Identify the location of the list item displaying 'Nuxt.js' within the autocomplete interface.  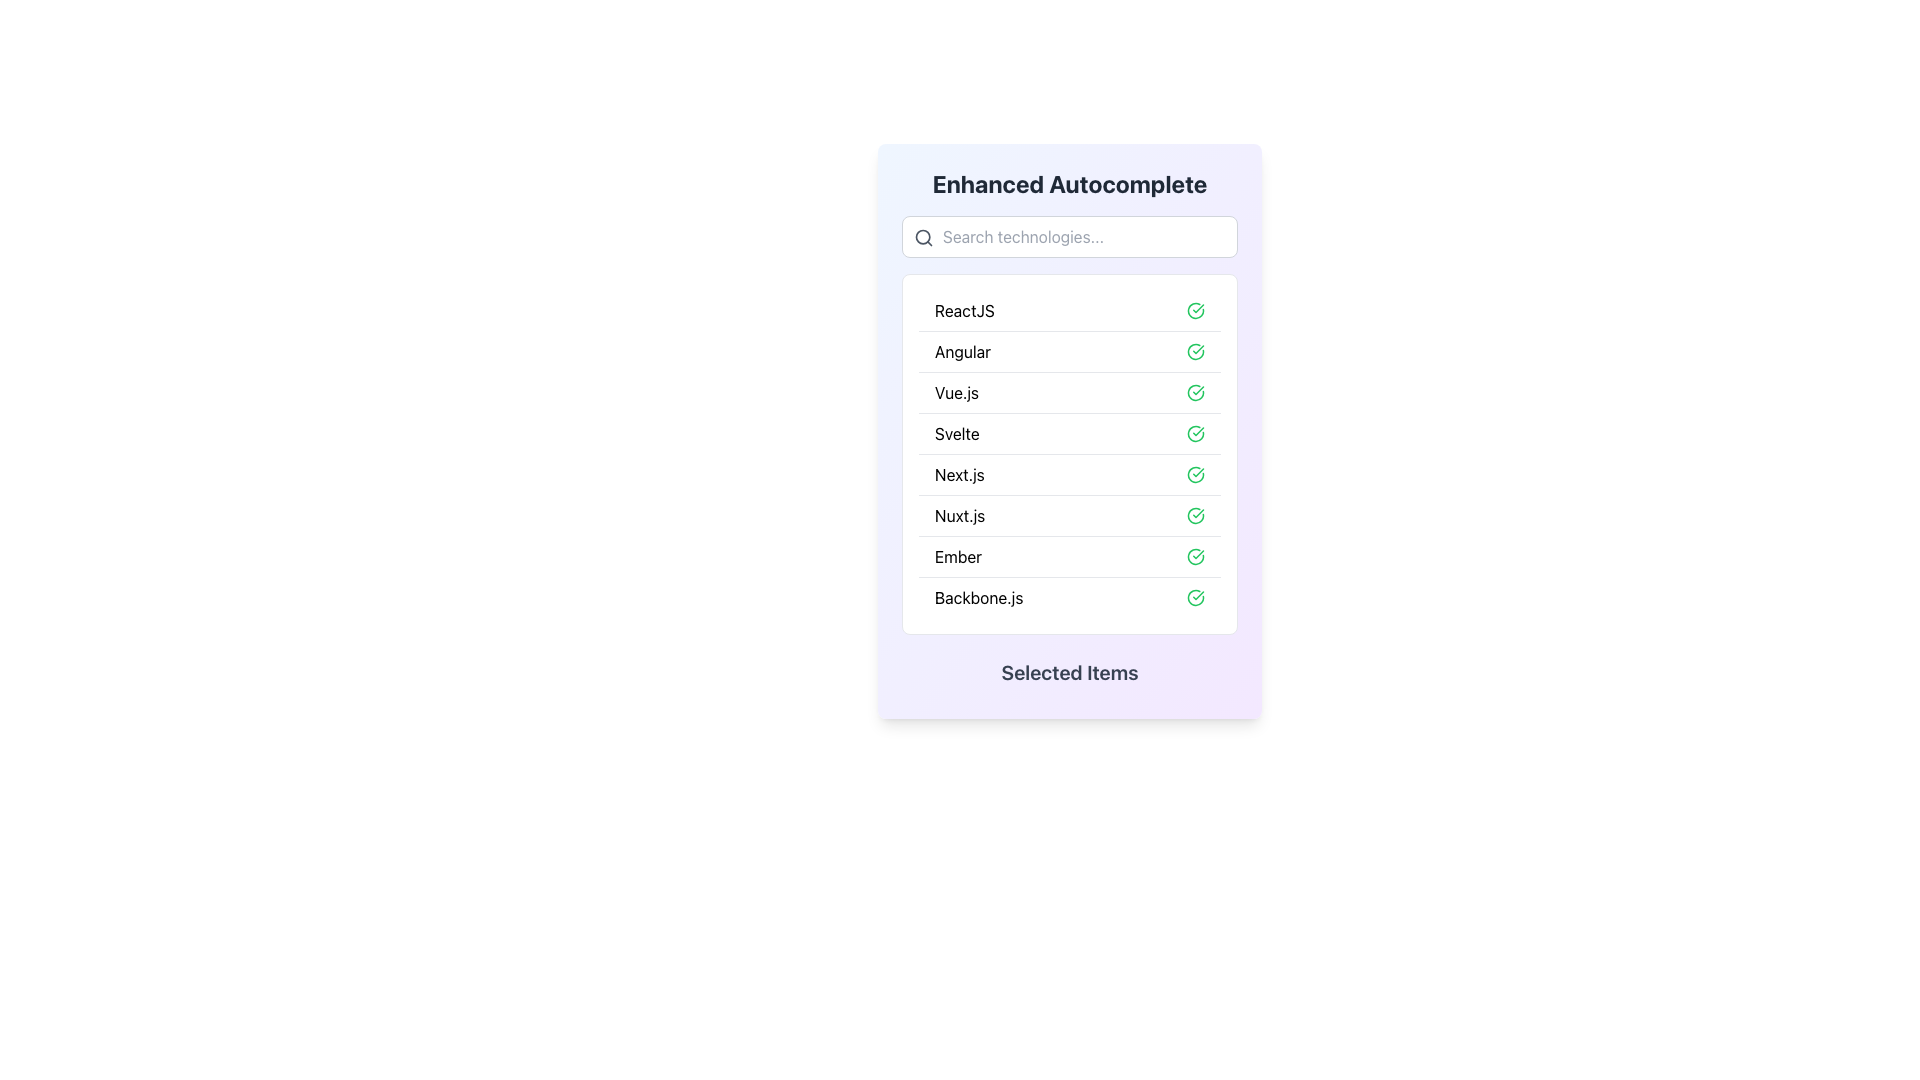
(960, 515).